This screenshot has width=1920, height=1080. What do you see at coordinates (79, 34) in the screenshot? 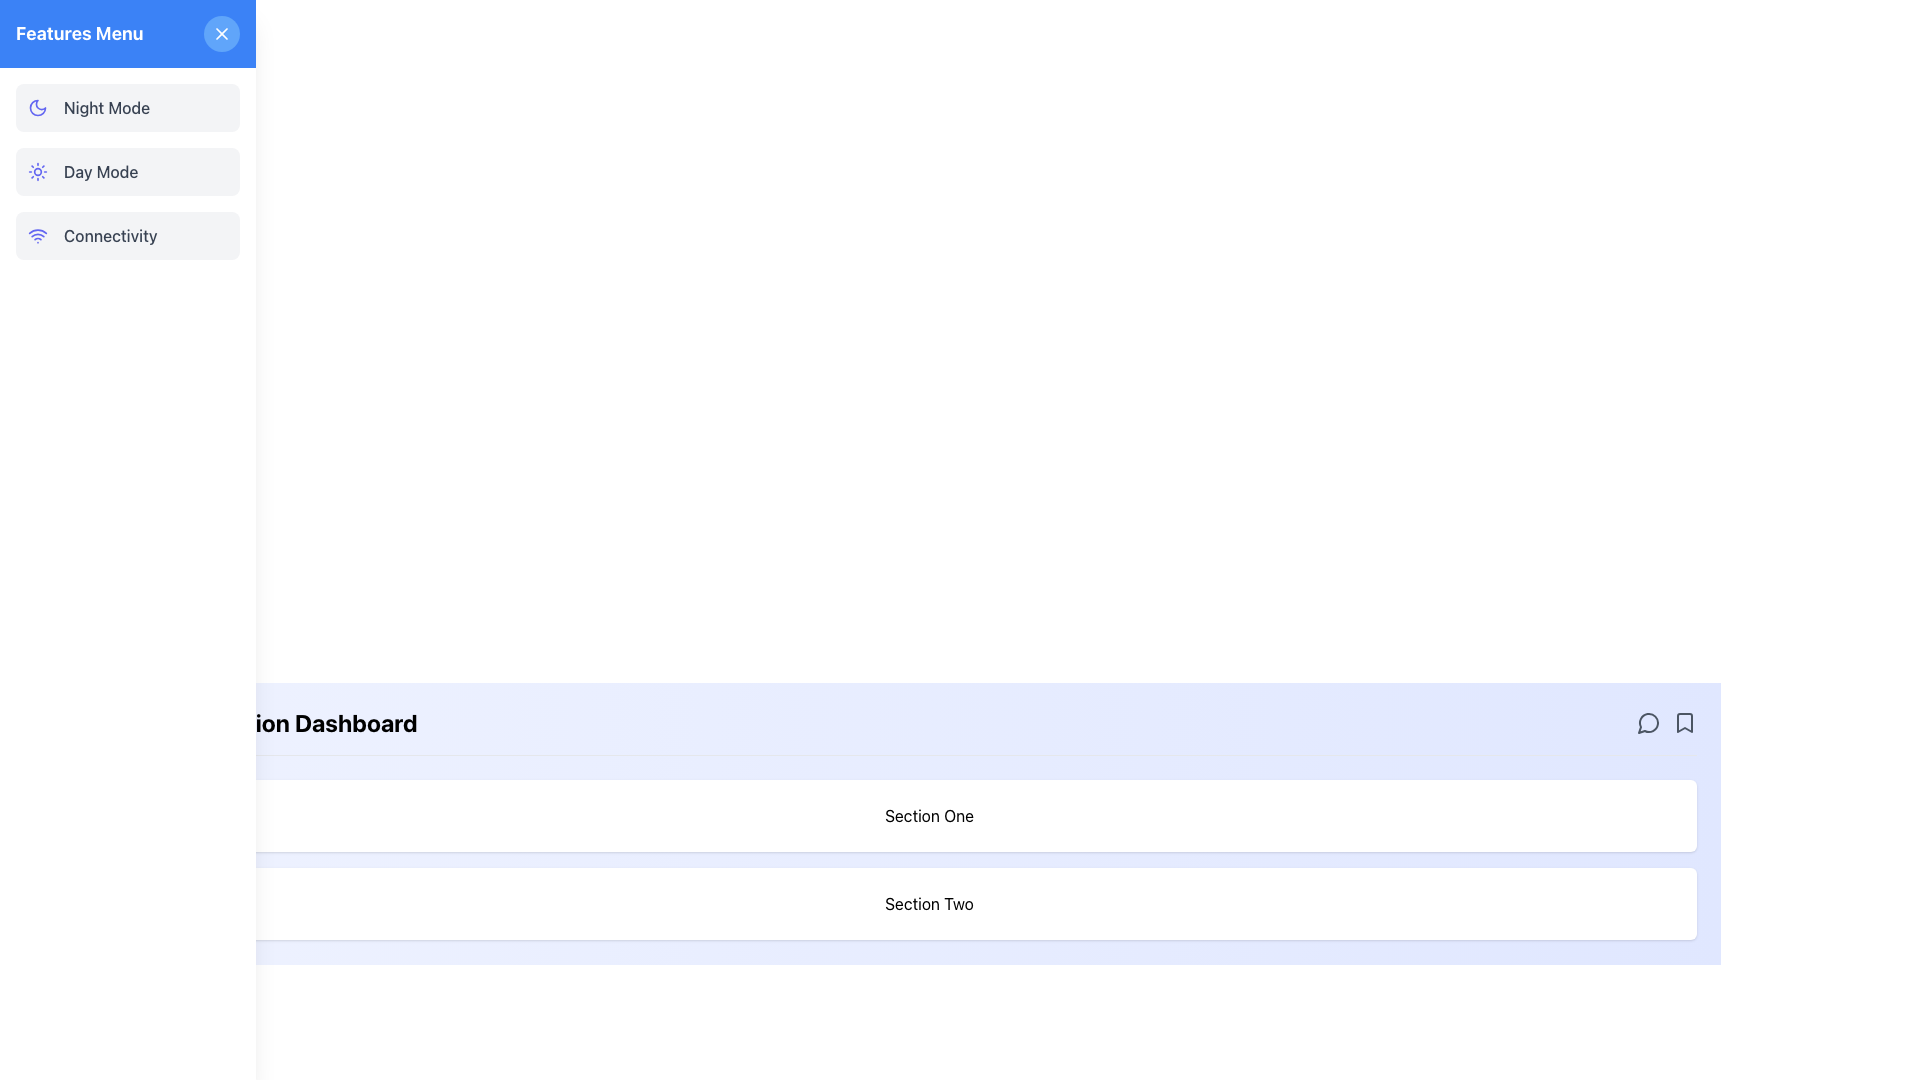
I see `the 'Features Menu' text label, which is styled in bold white text on a blue background, located in the top-left corner of the interface` at bounding box center [79, 34].